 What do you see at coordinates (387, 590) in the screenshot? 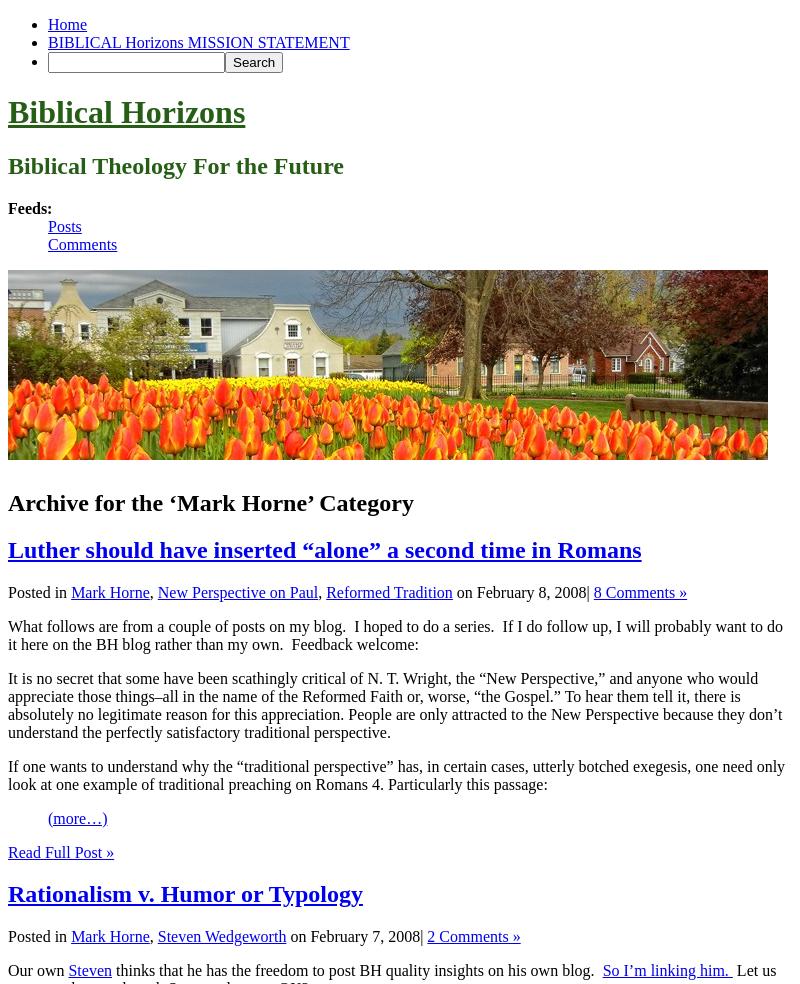
I see `'Reformed Tradition'` at bounding box center [387, 590].